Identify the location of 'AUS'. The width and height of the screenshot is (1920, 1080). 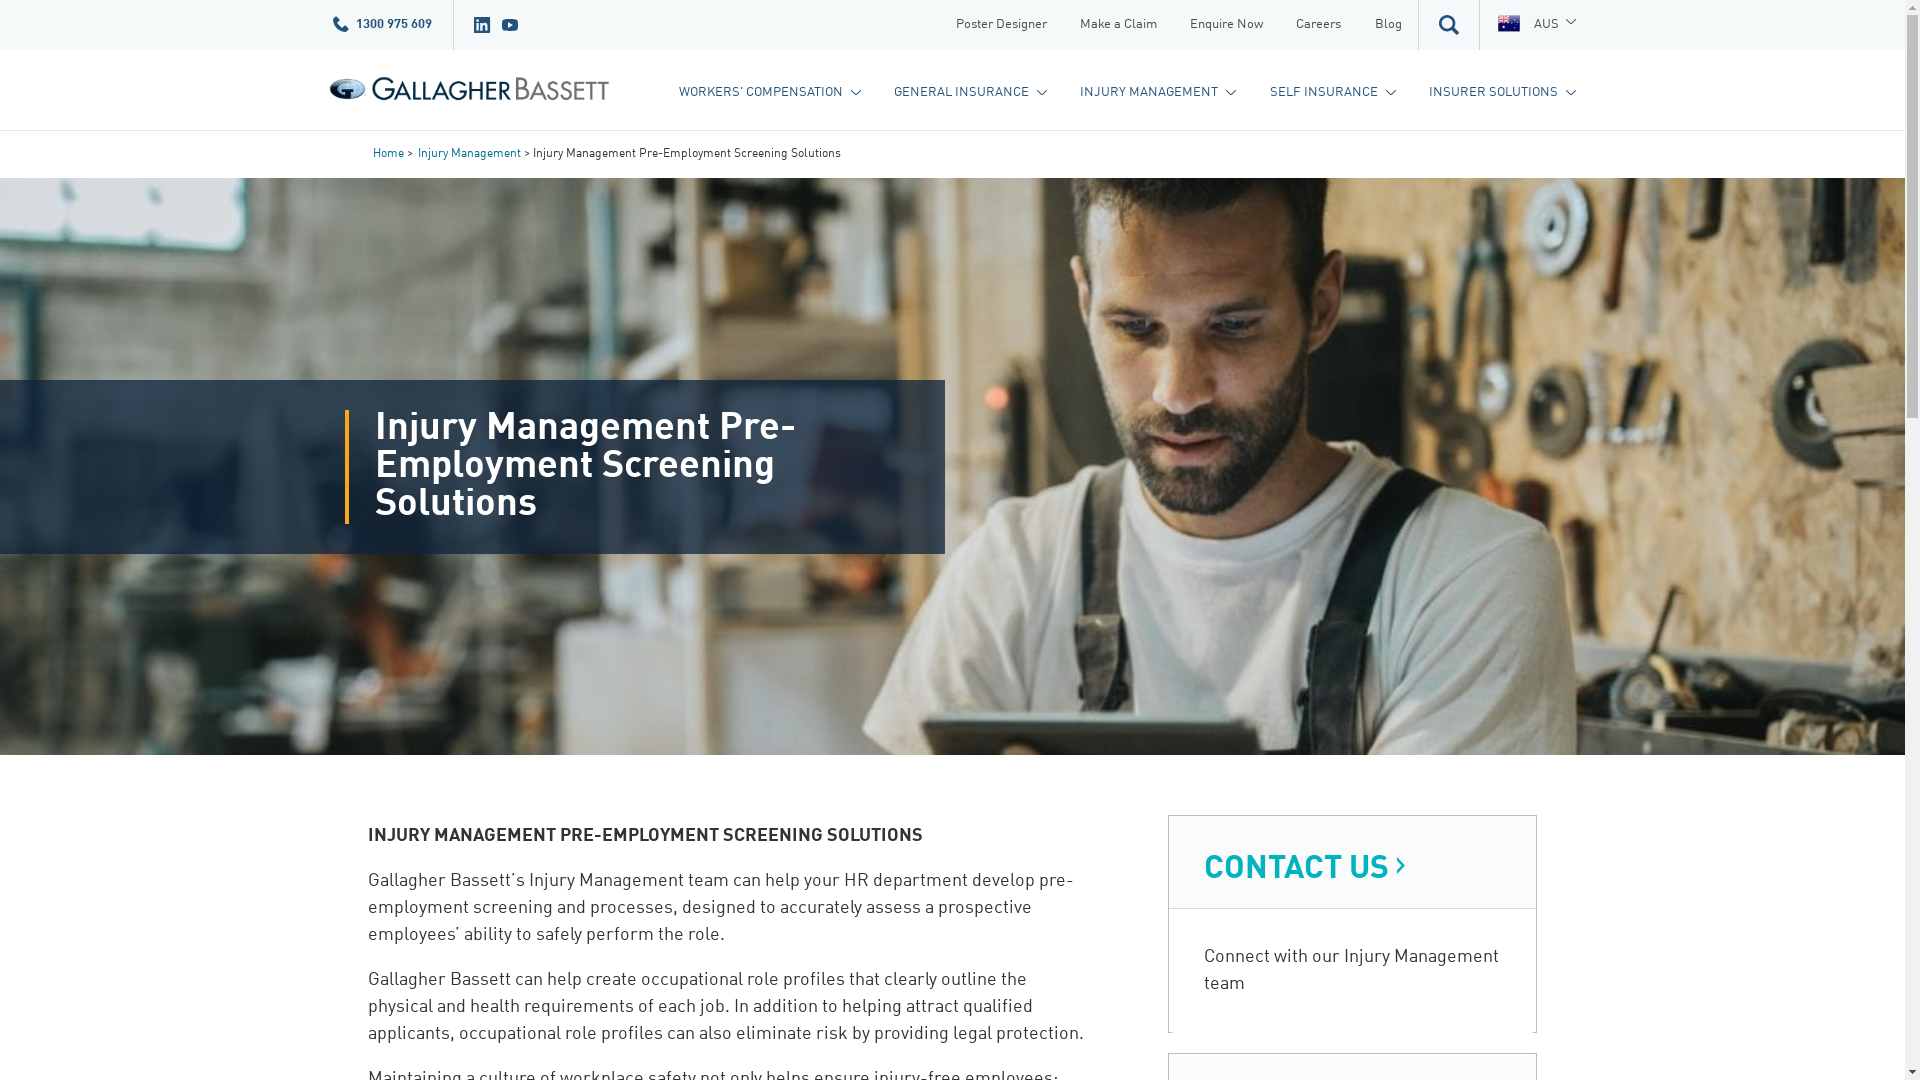
(1535, 24).